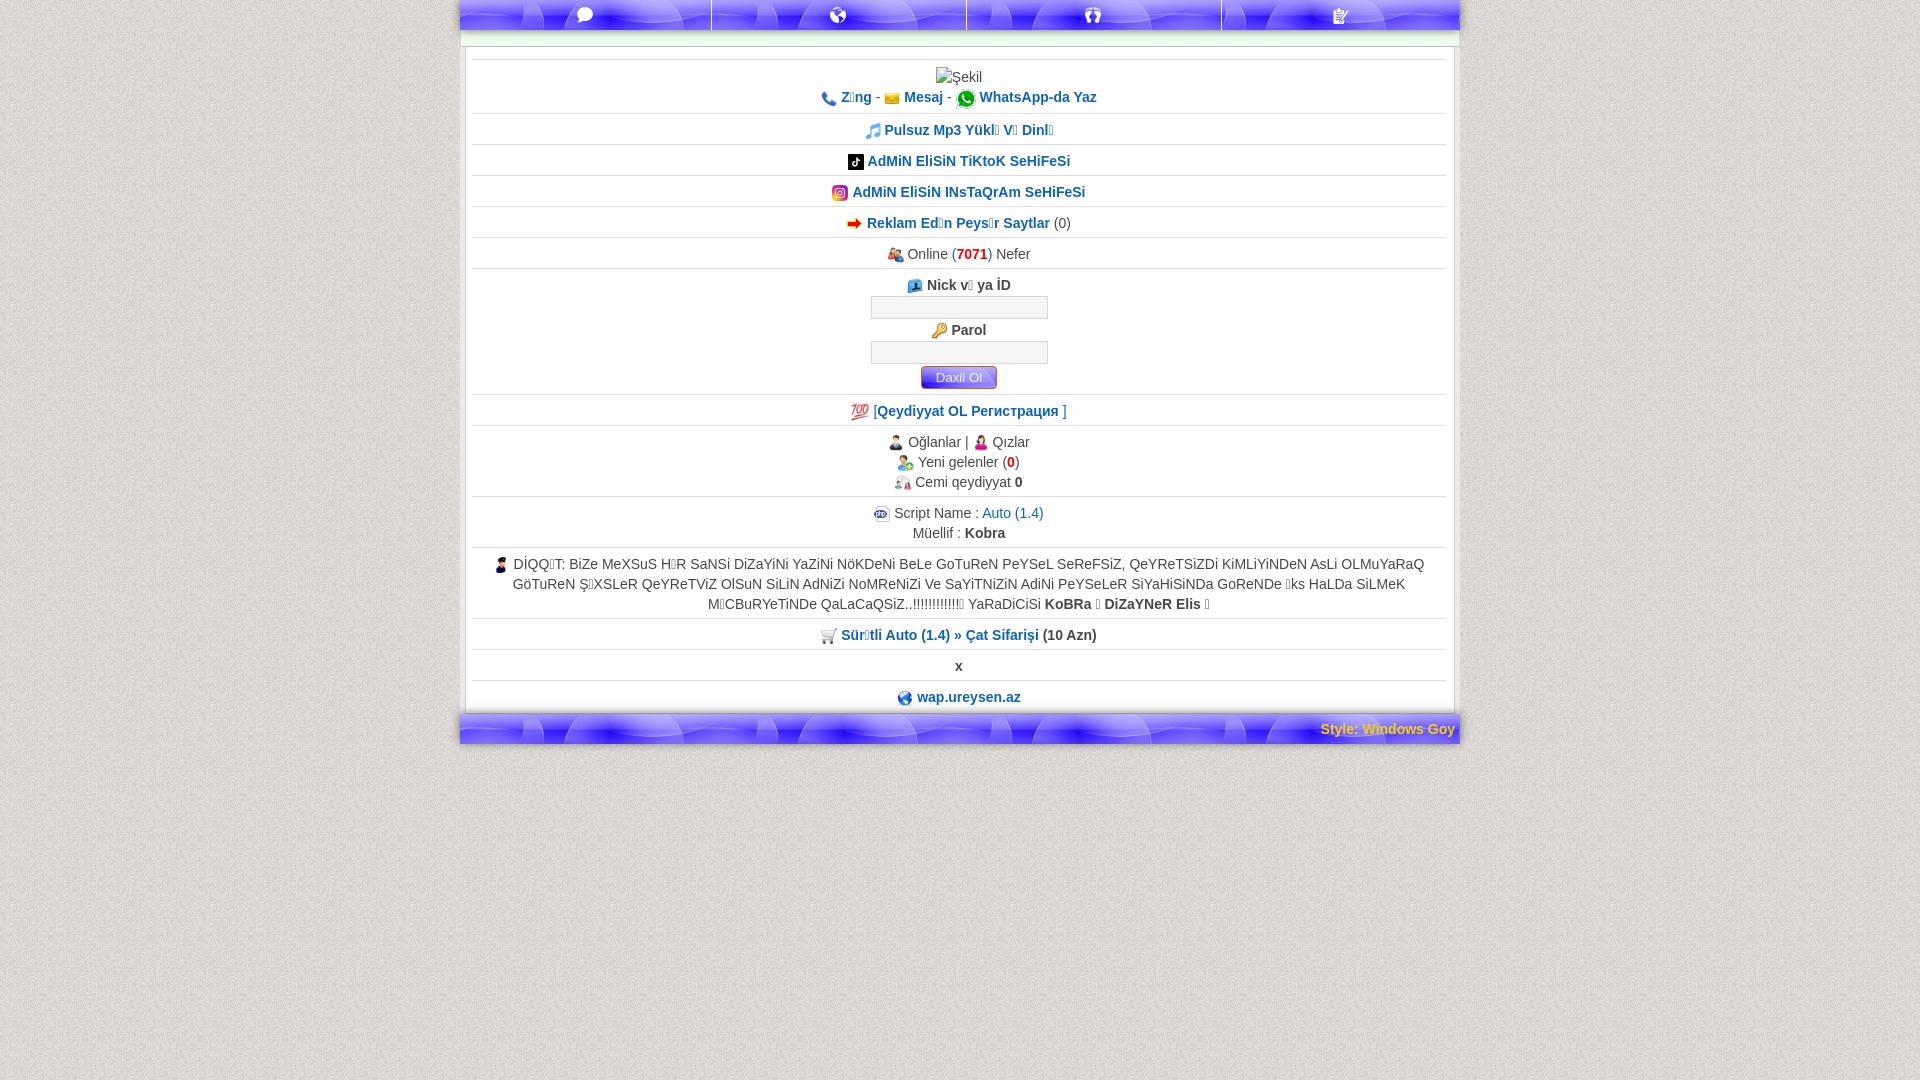  I want to click on 'Auto (1.4)', so click(1012, 512).